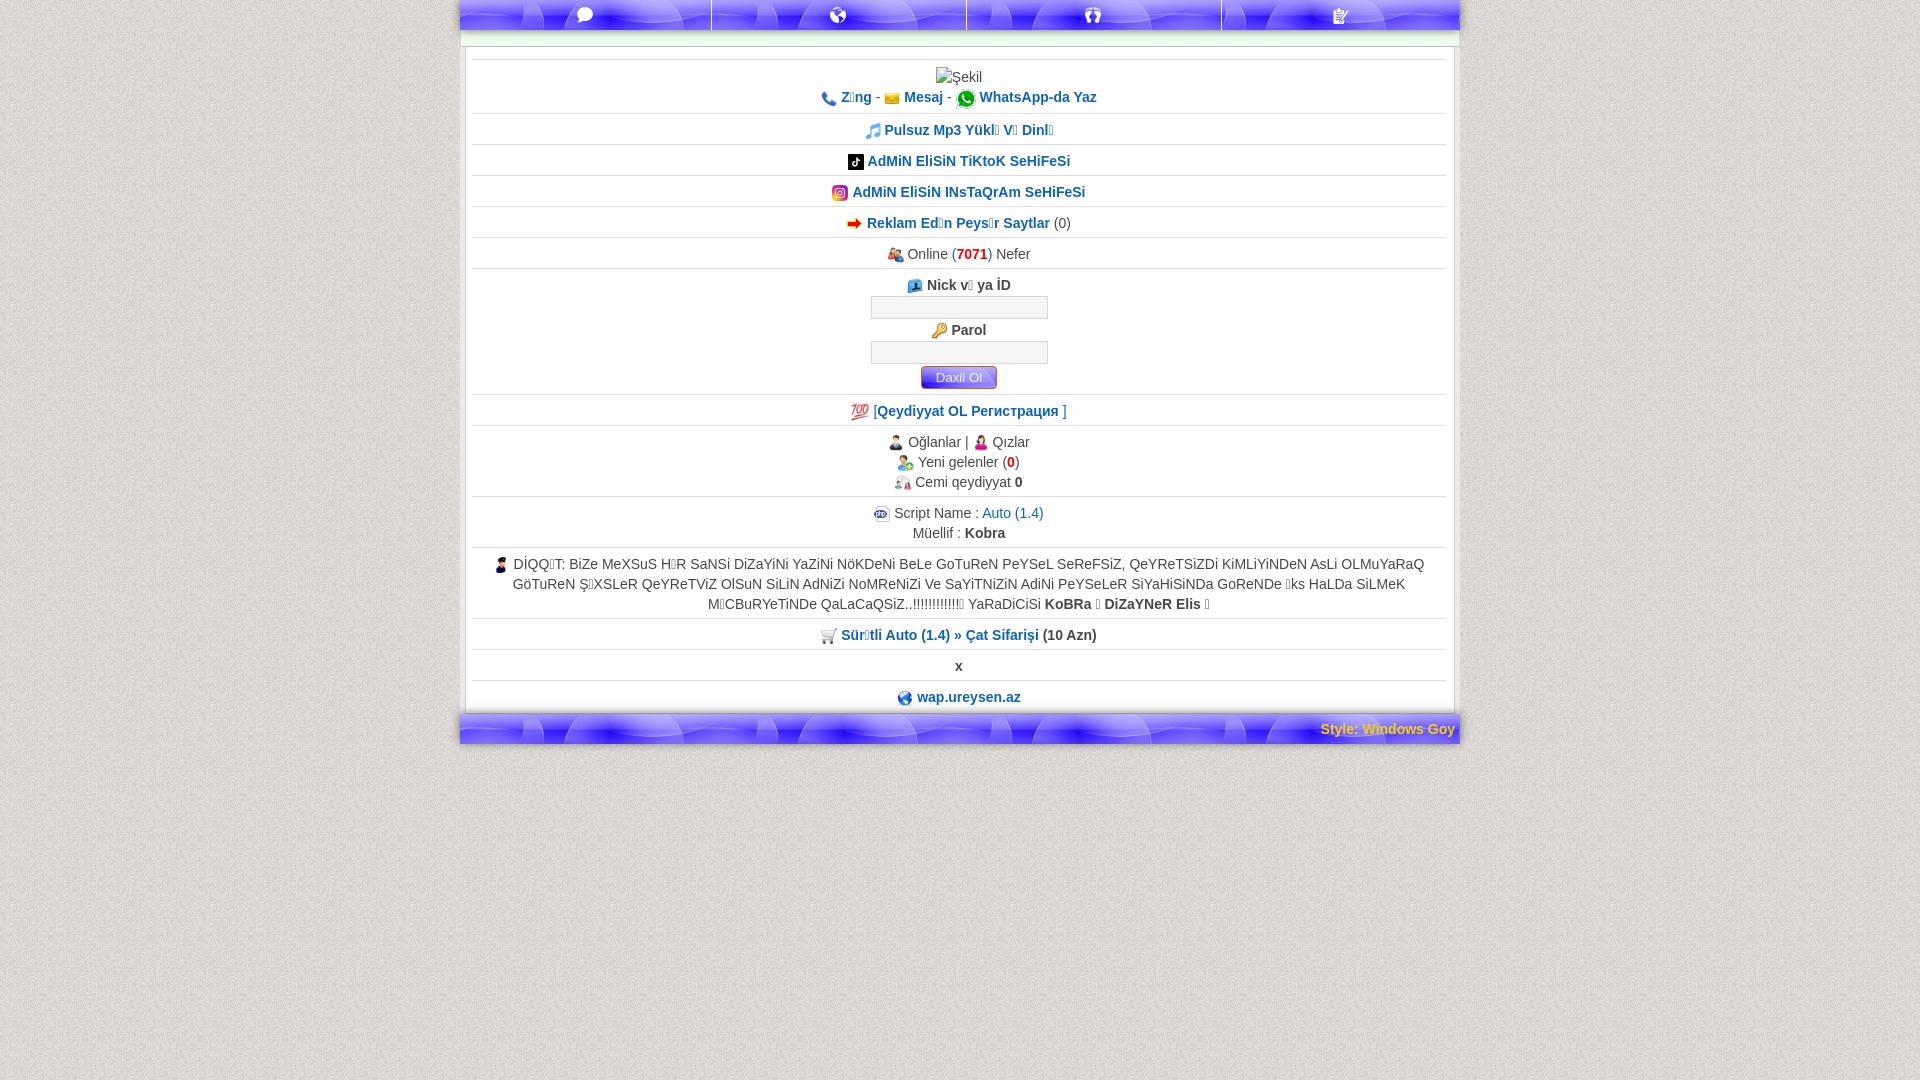  I want to click on 'Auto (1.4)', so click(1012, 512).